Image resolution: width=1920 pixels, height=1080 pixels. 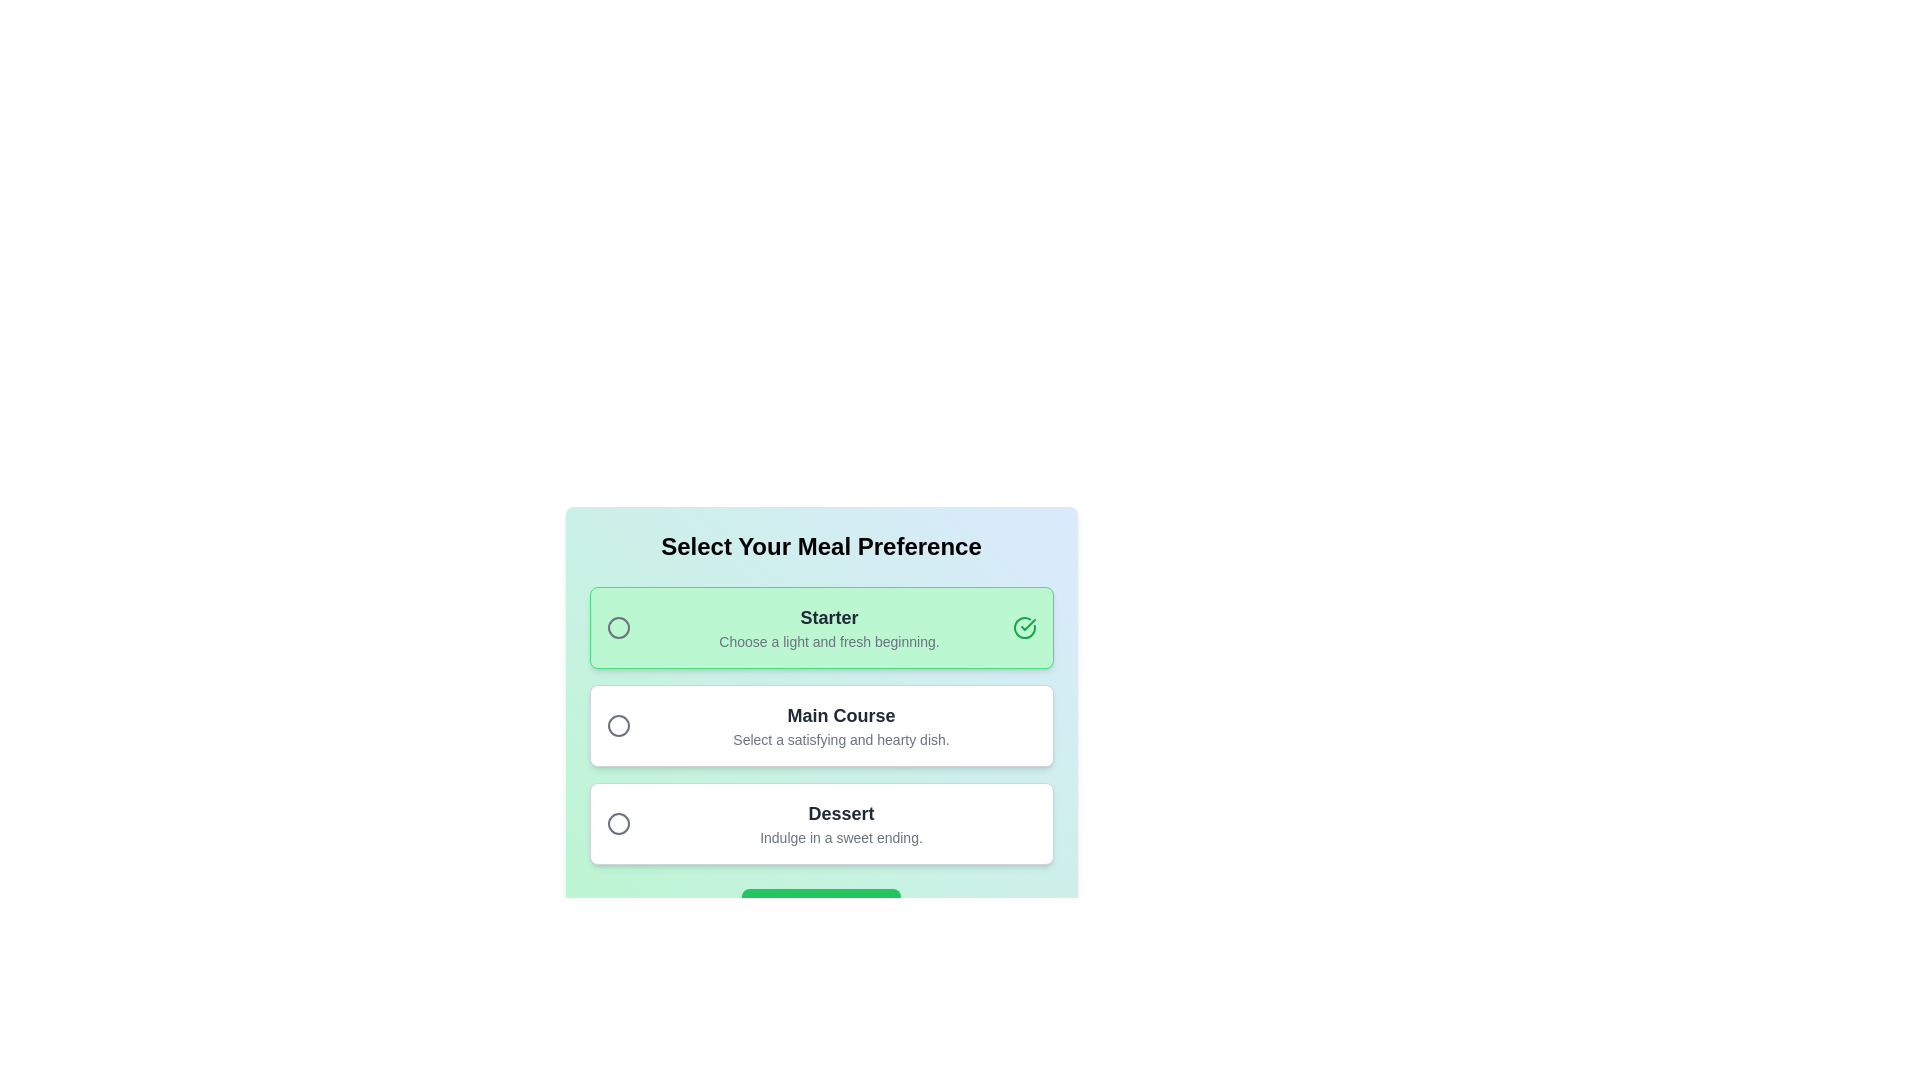 What do you see at coordinates (617, 725) in the screenshot?
I see `the unselected radio button icon located to the left of the 'Main Course' option in the meal preference selection` at bounding box center [617, 725].